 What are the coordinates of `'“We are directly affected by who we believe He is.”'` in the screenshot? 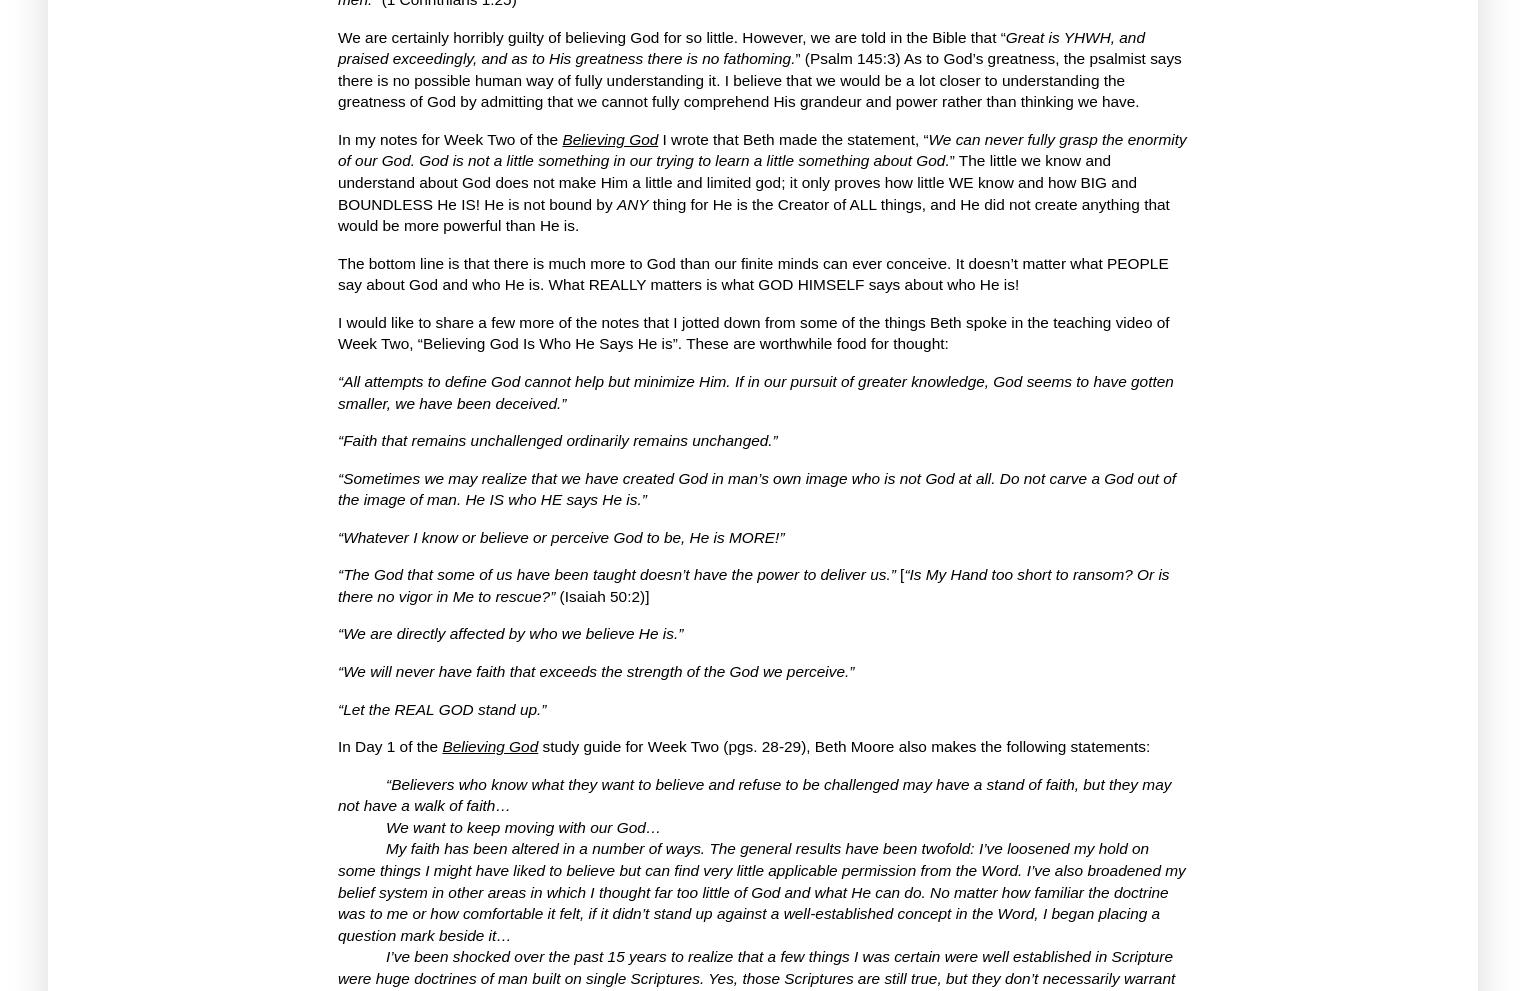 It's located at (336, 632).